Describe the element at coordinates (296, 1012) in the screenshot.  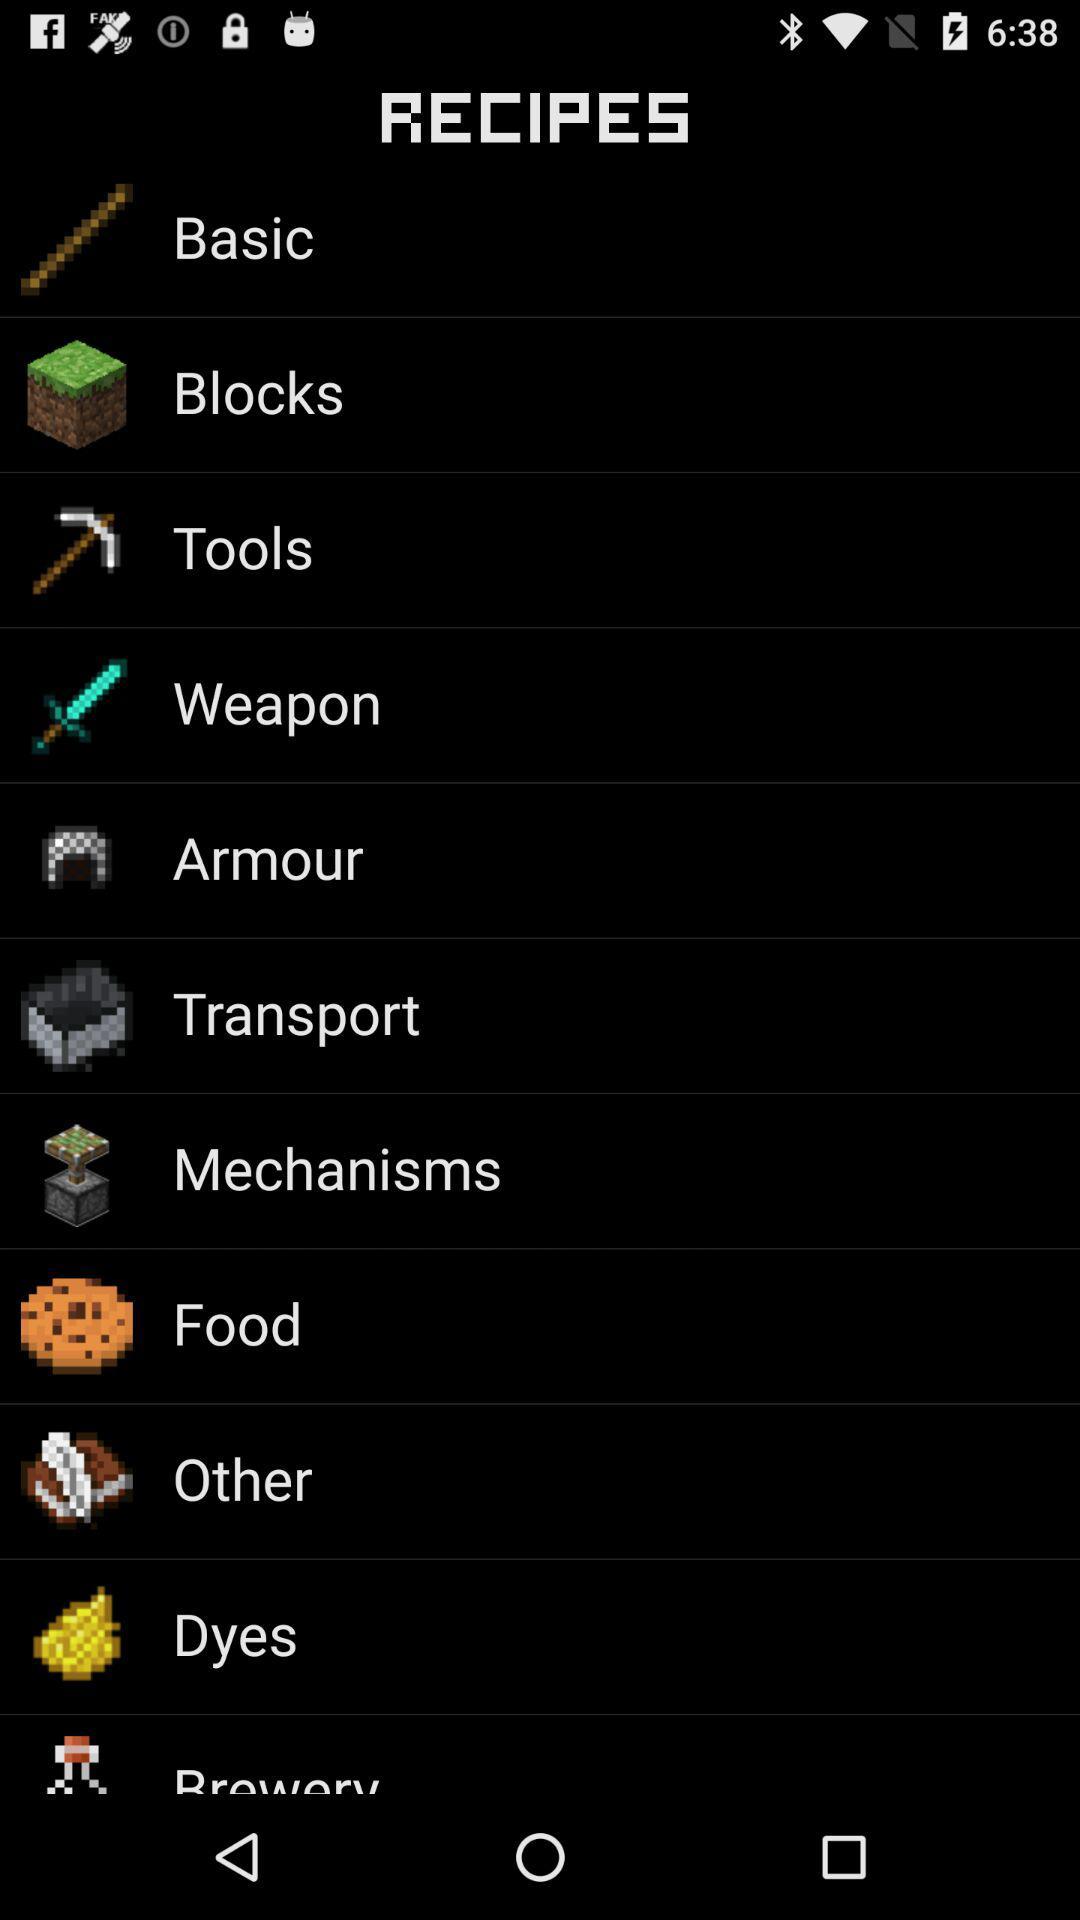
I see `app above mechanisms` at that location.